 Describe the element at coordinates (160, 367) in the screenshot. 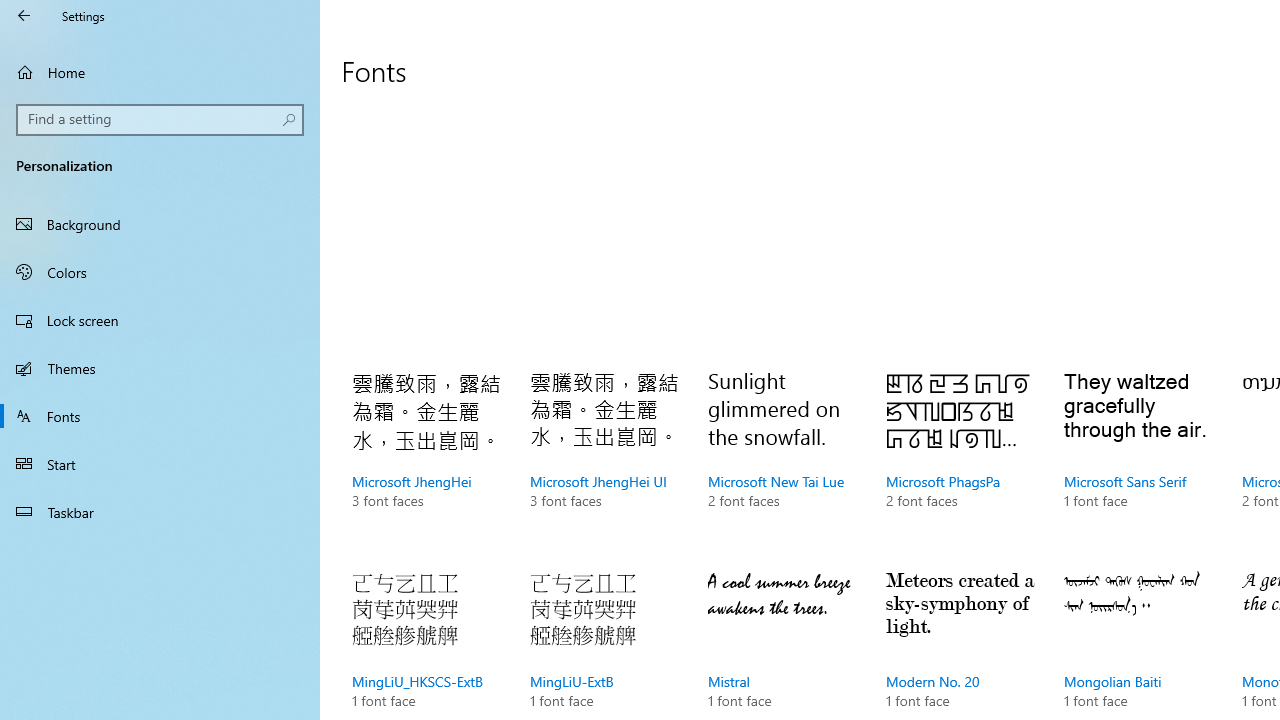

I see `'Themes'` at that location.